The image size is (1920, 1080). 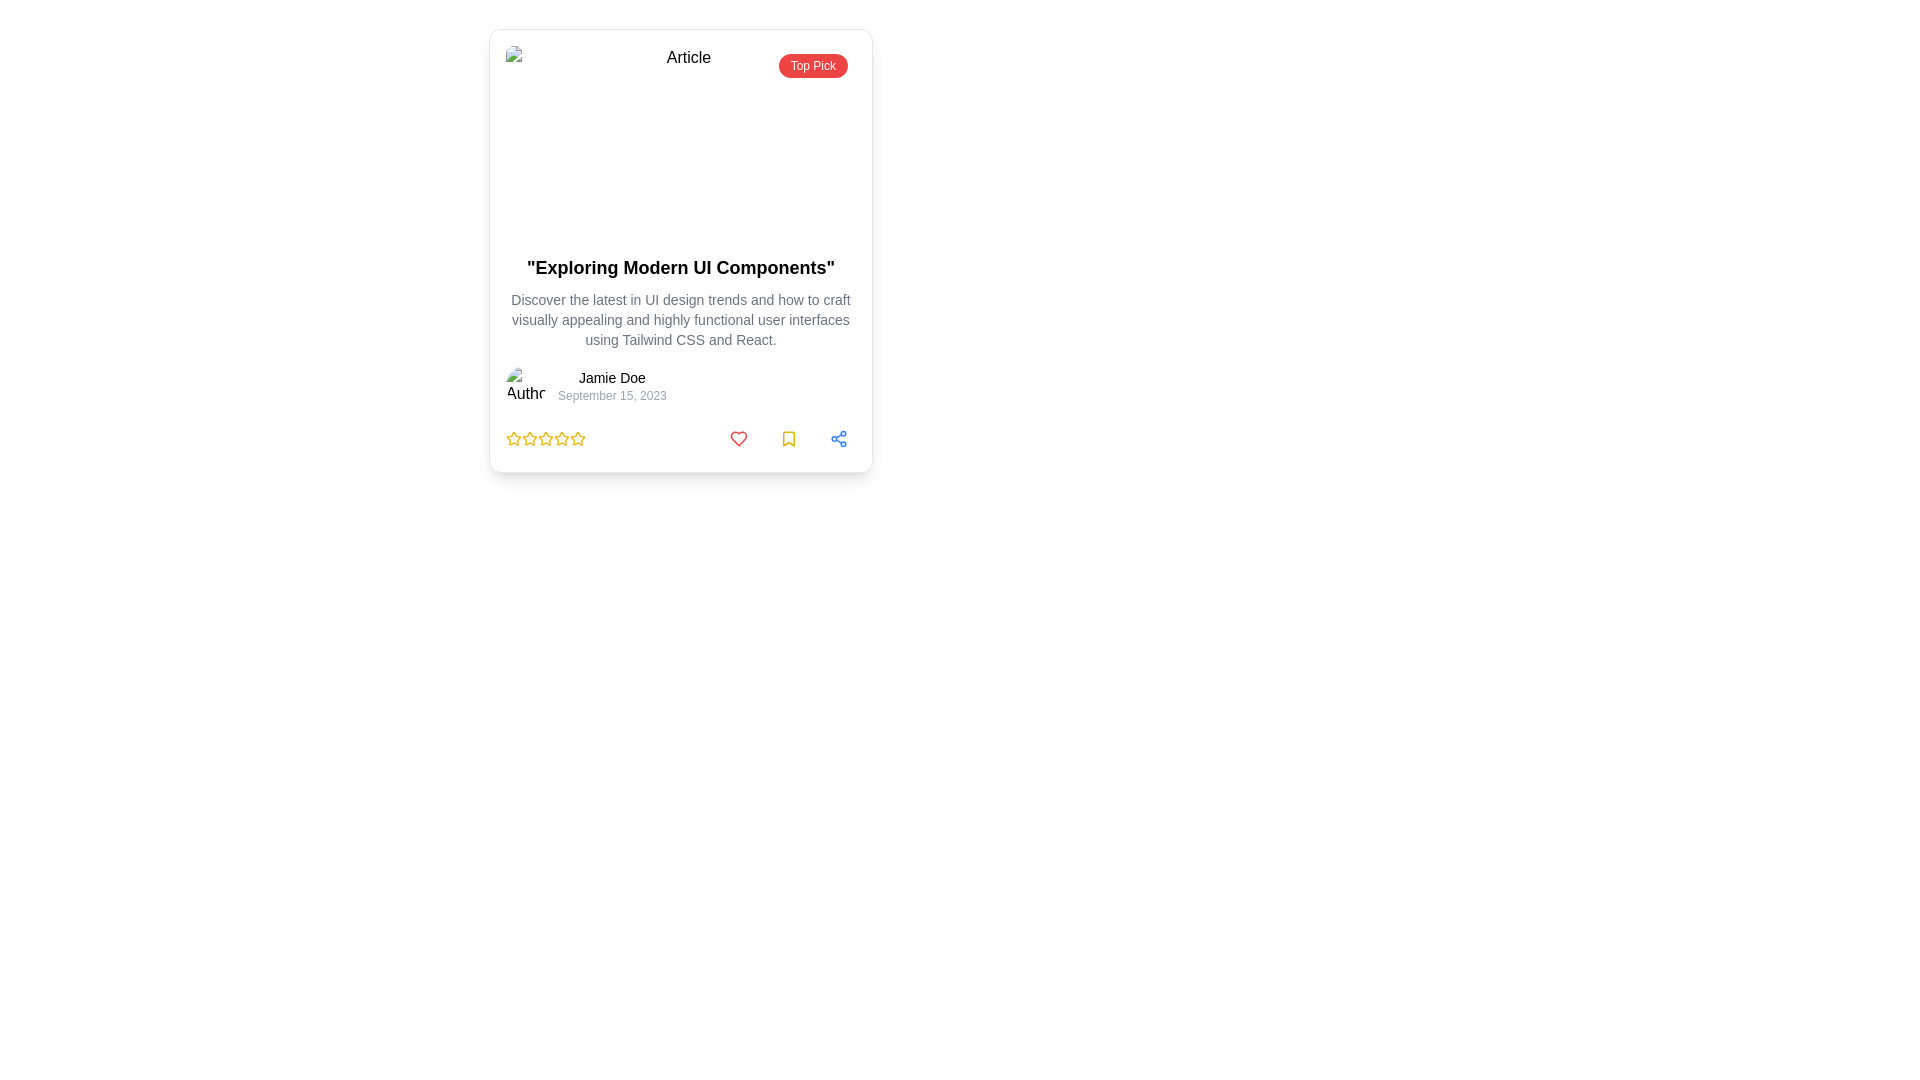 I want to click on the text block displaying 'Jamie Doe' and the date 'September 15, 2023', which is positioned to the right of the 'Author' avatar image, so click(x=611, y=385).